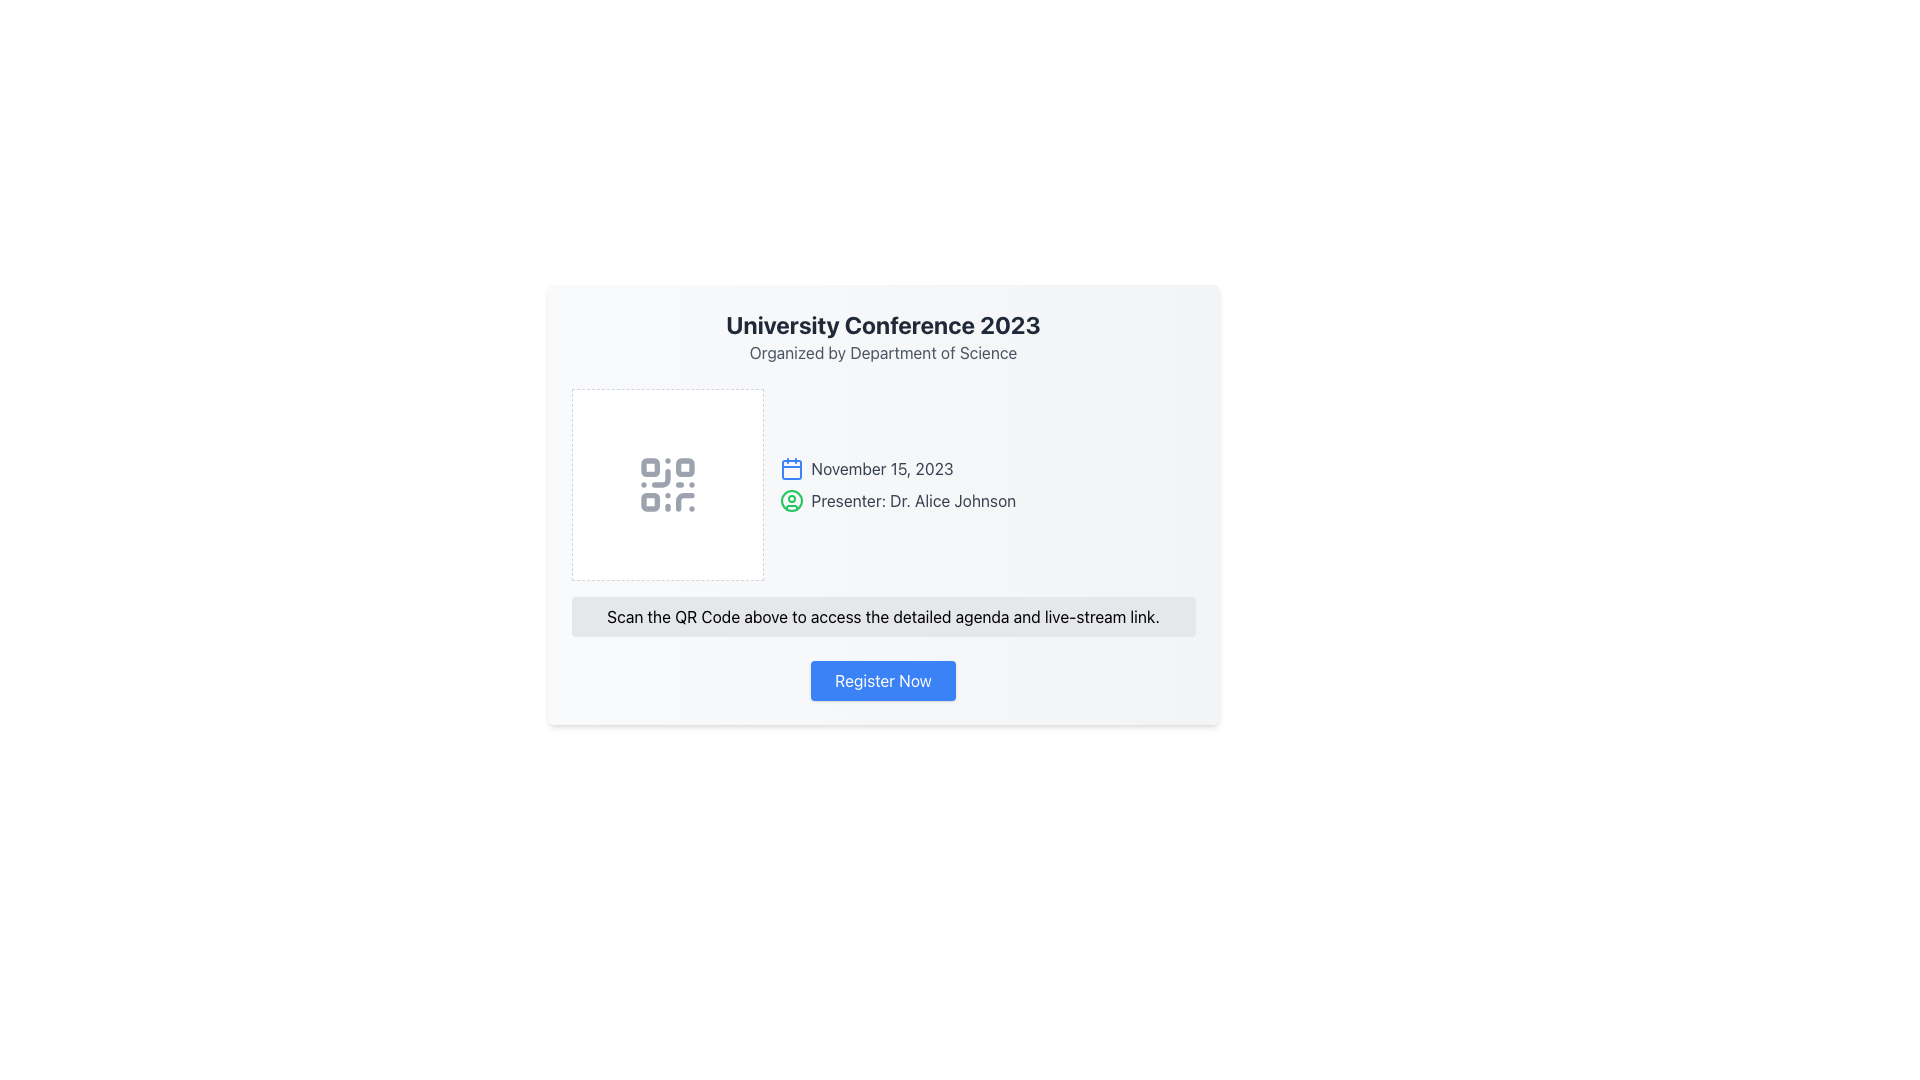 The height and width of the screenshot is (1080, 1920). What do you see at coordinates (790, 469) in the screenshot?
I see `the left-most calendar icon representing the date 'November 15, 2023' in the conference details panel` at bounding box center [790, 469].